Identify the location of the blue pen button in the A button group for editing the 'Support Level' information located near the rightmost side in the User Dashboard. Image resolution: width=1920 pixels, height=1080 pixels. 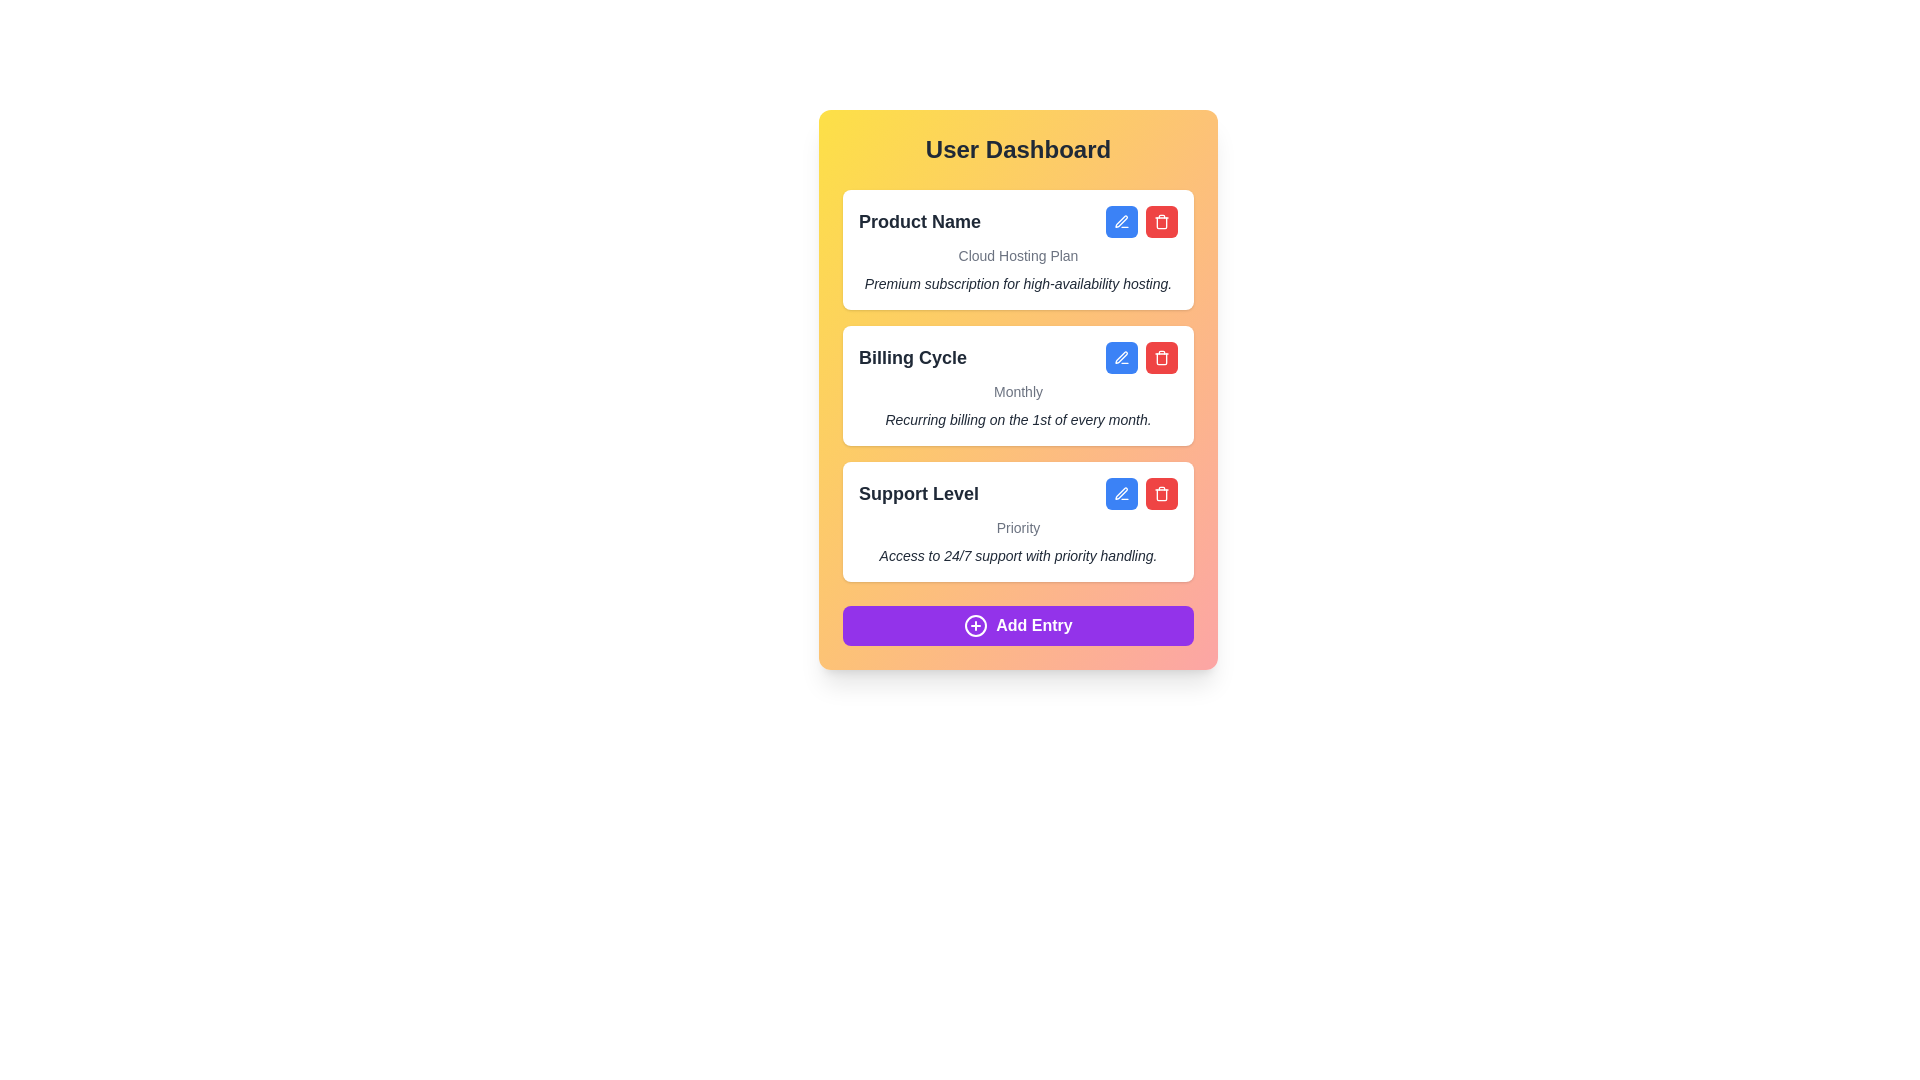
(1142, 493).